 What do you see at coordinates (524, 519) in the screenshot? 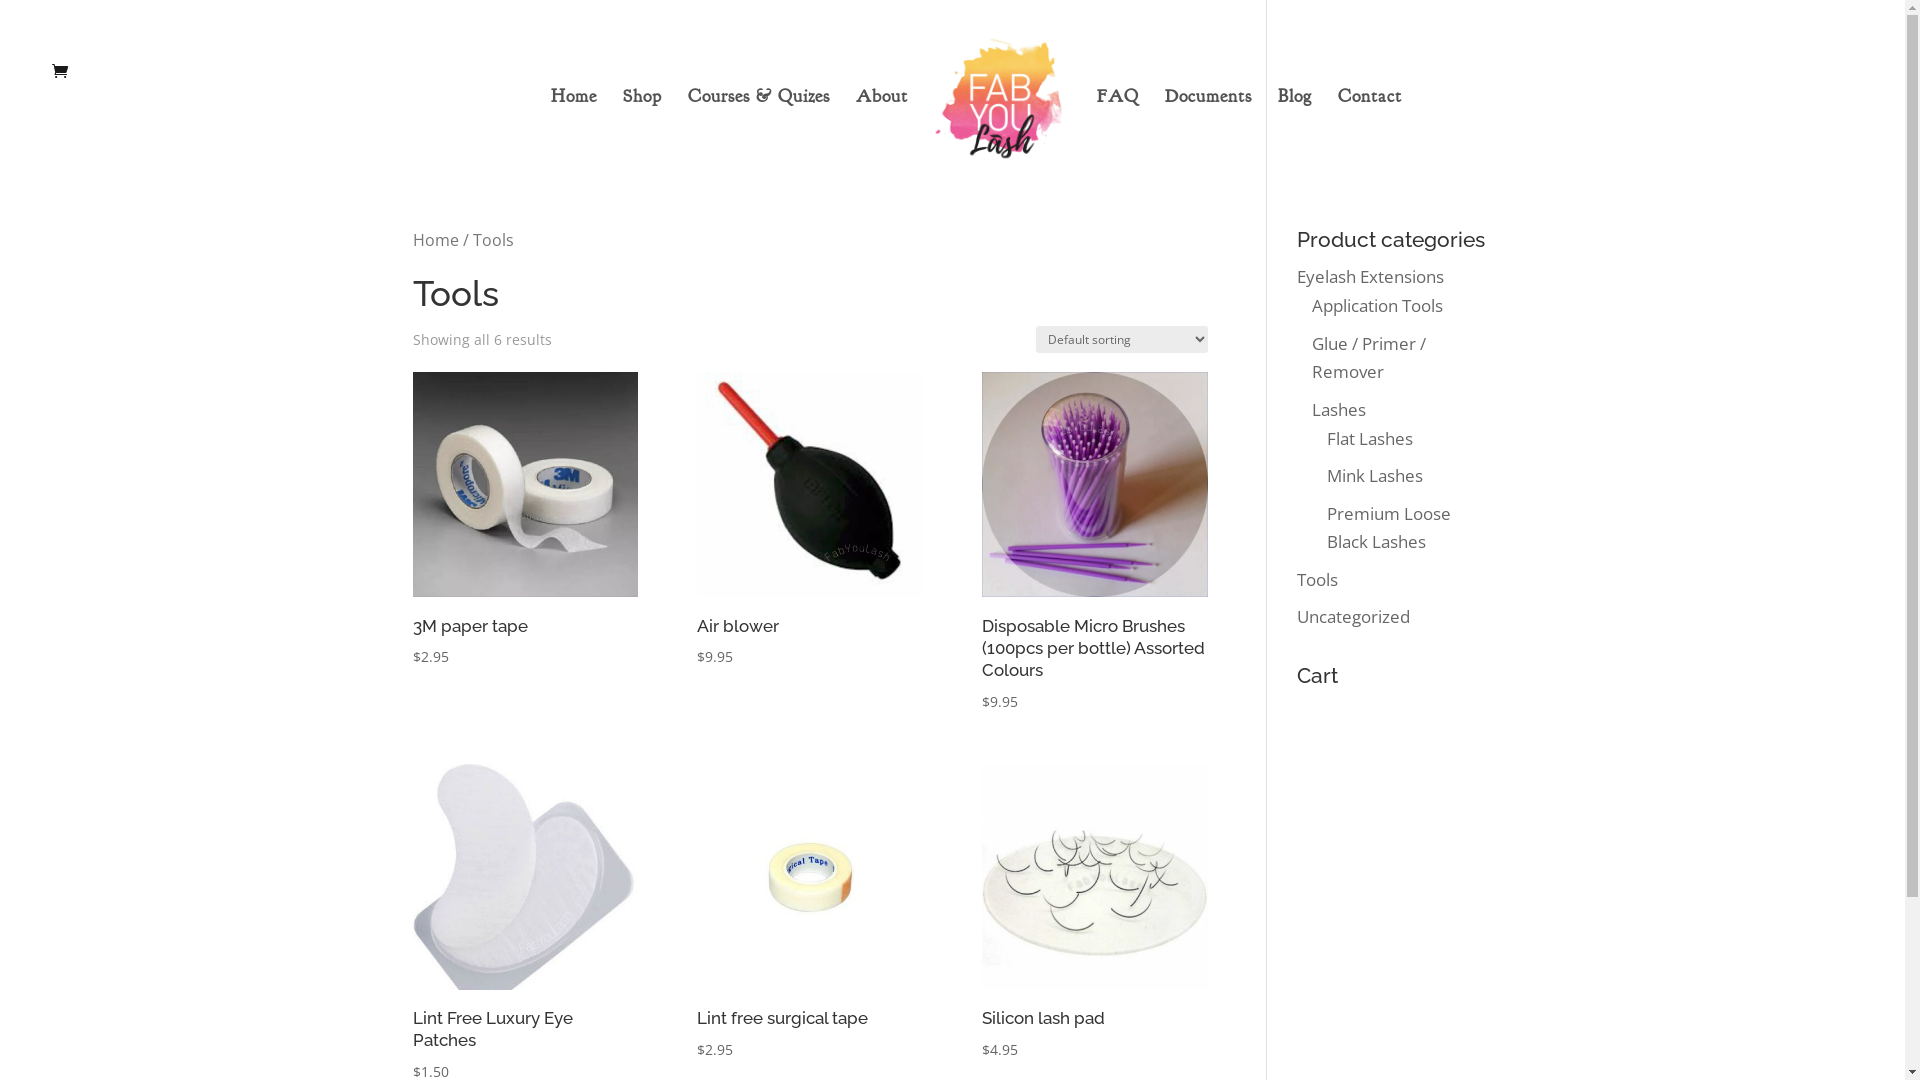
I see `'3M paper tape` at bounding box center [524, 519].